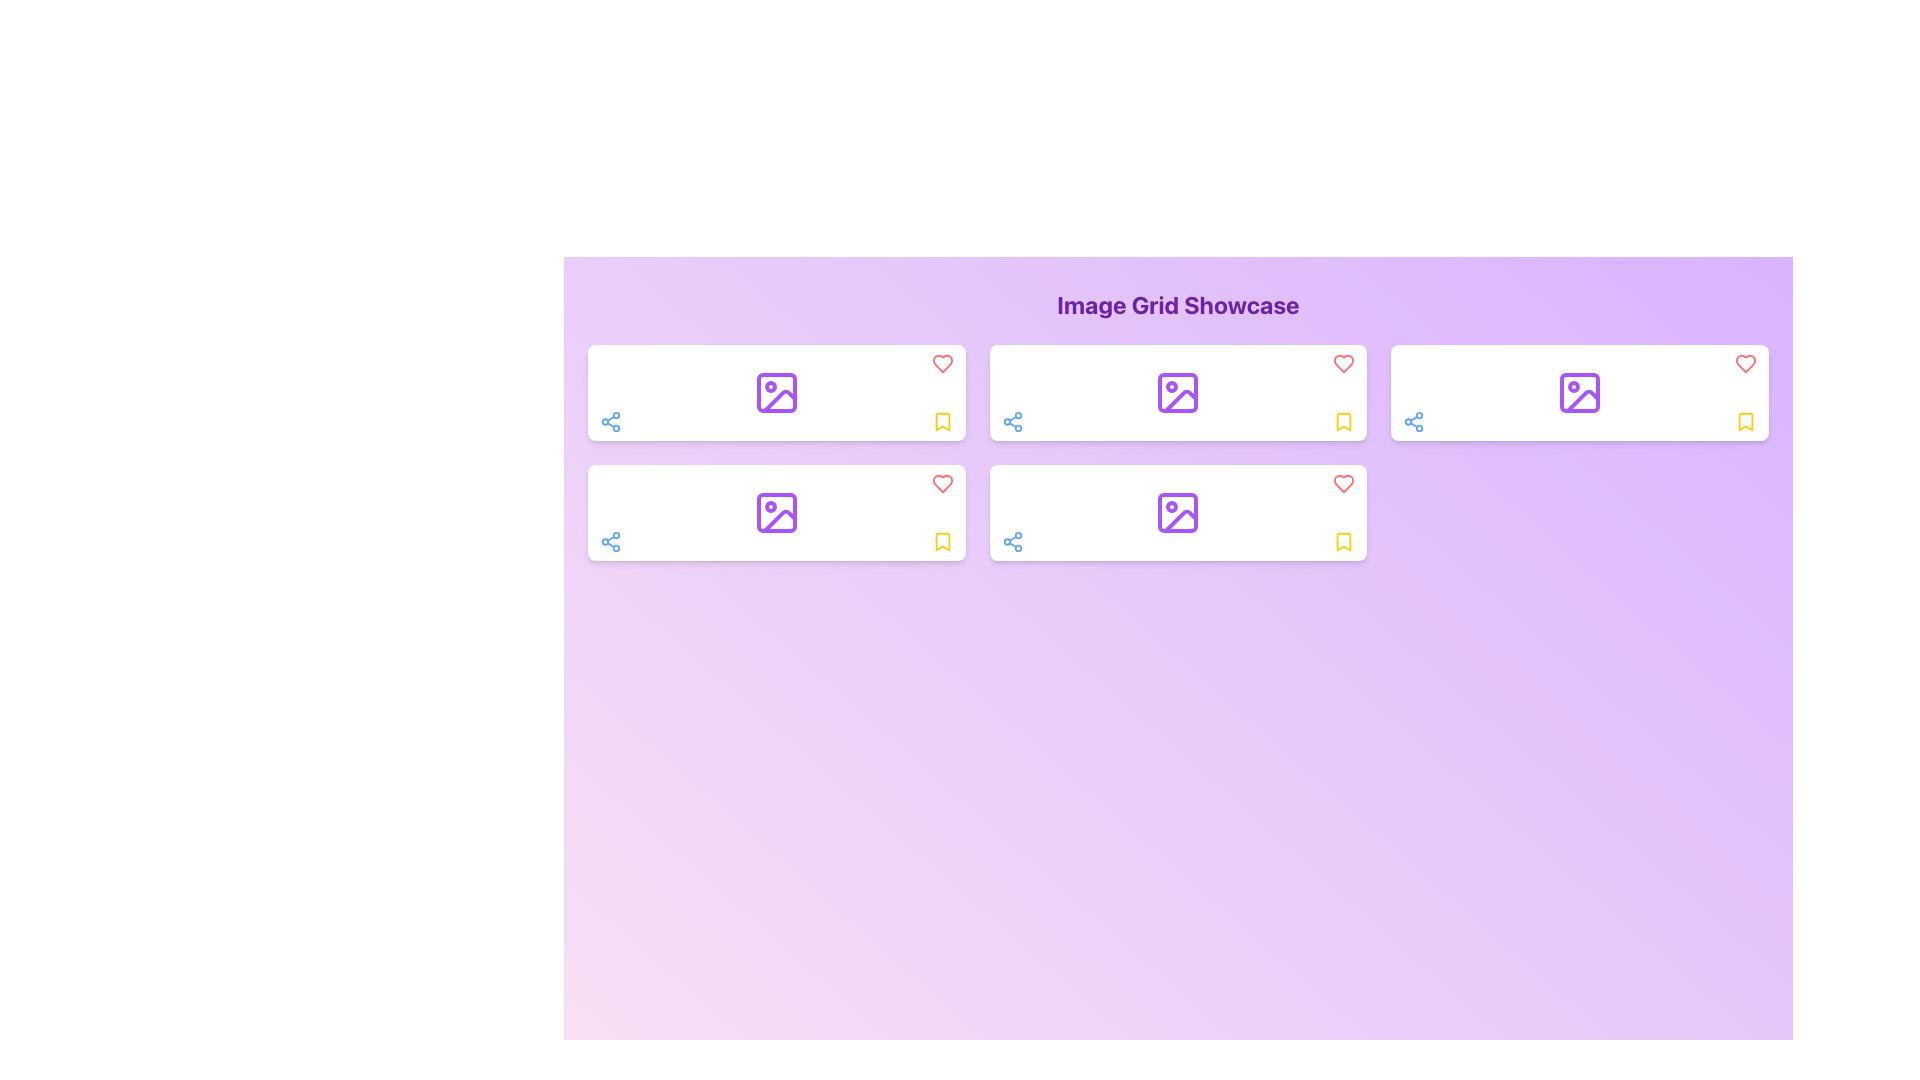 This screenshot has width=1920, height=1080. Describe the element at coordinates (941, 420) in the screenshot. I see `the yellow bookmark icon located in the bottom-right corner of the upper right card within the grid` at that location.